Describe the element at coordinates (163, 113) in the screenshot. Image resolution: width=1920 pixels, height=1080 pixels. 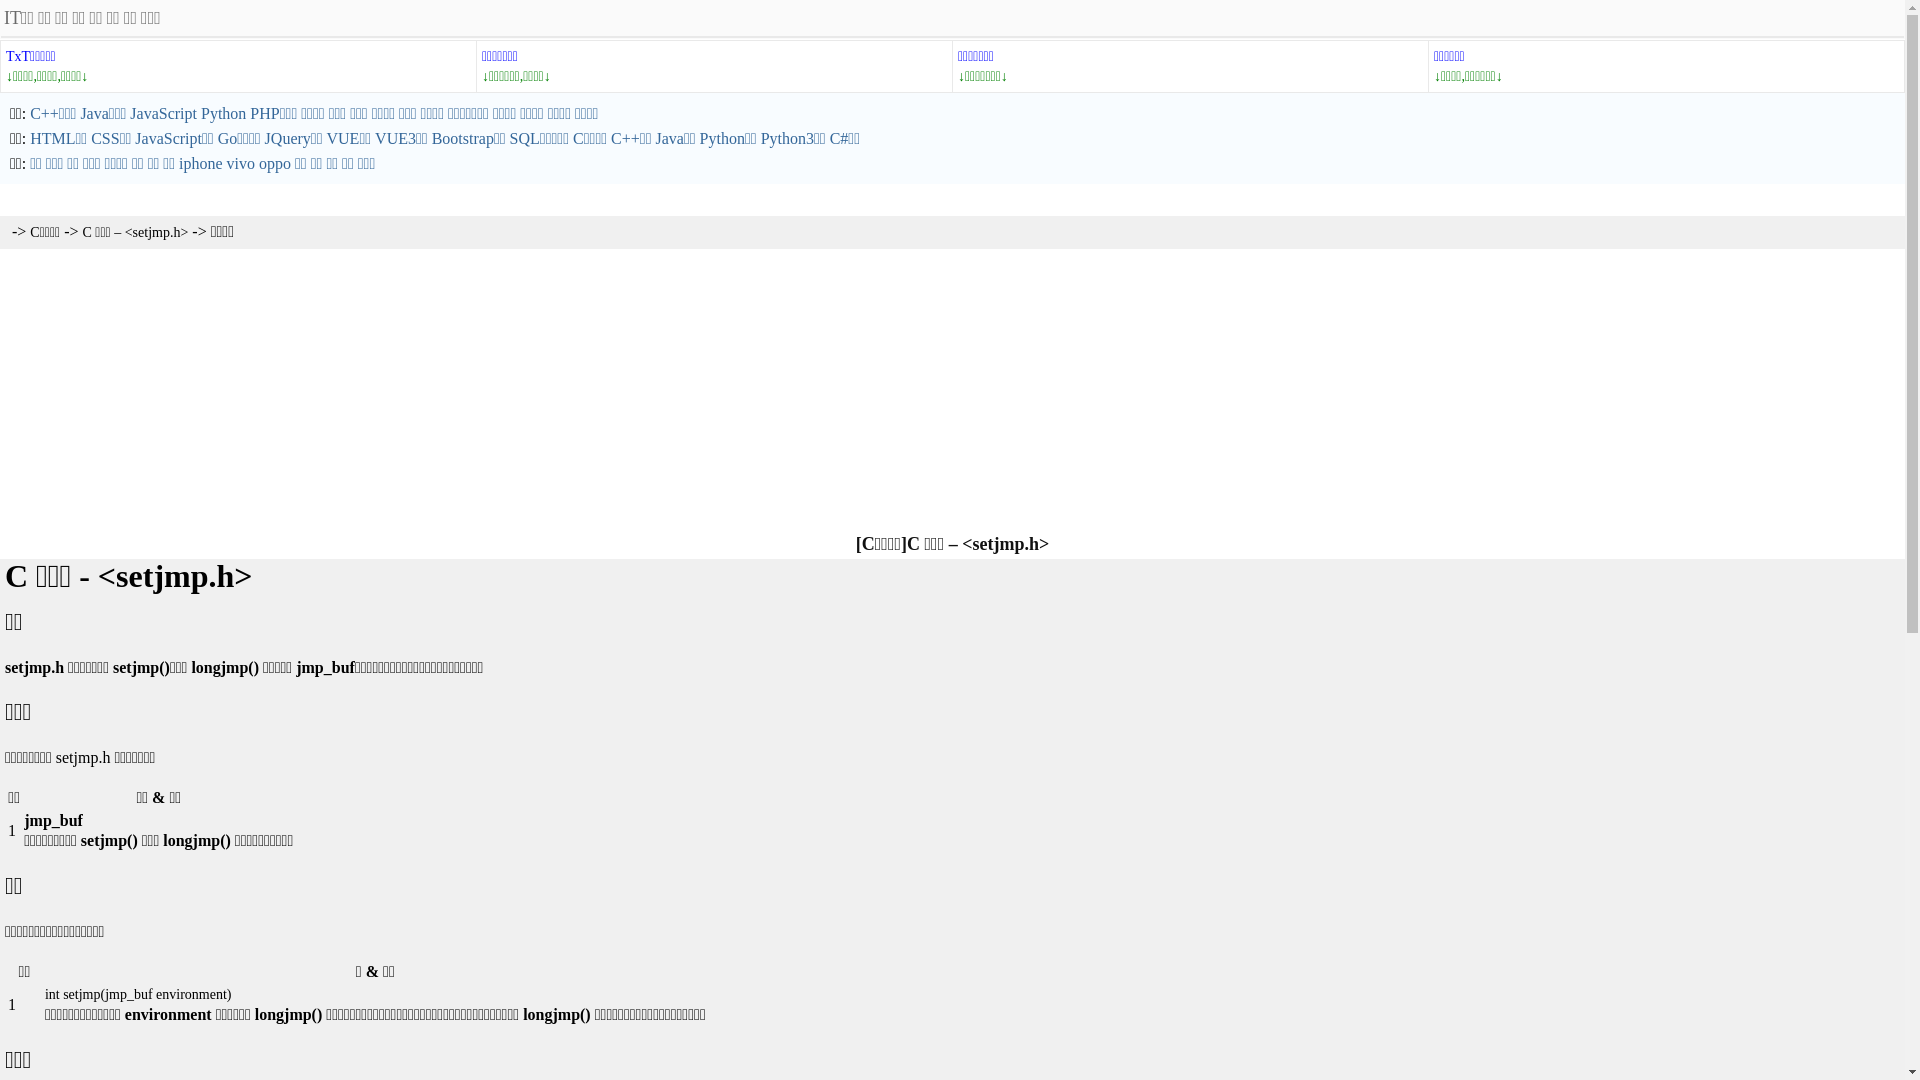
I see `'JavaScript'` at that location.